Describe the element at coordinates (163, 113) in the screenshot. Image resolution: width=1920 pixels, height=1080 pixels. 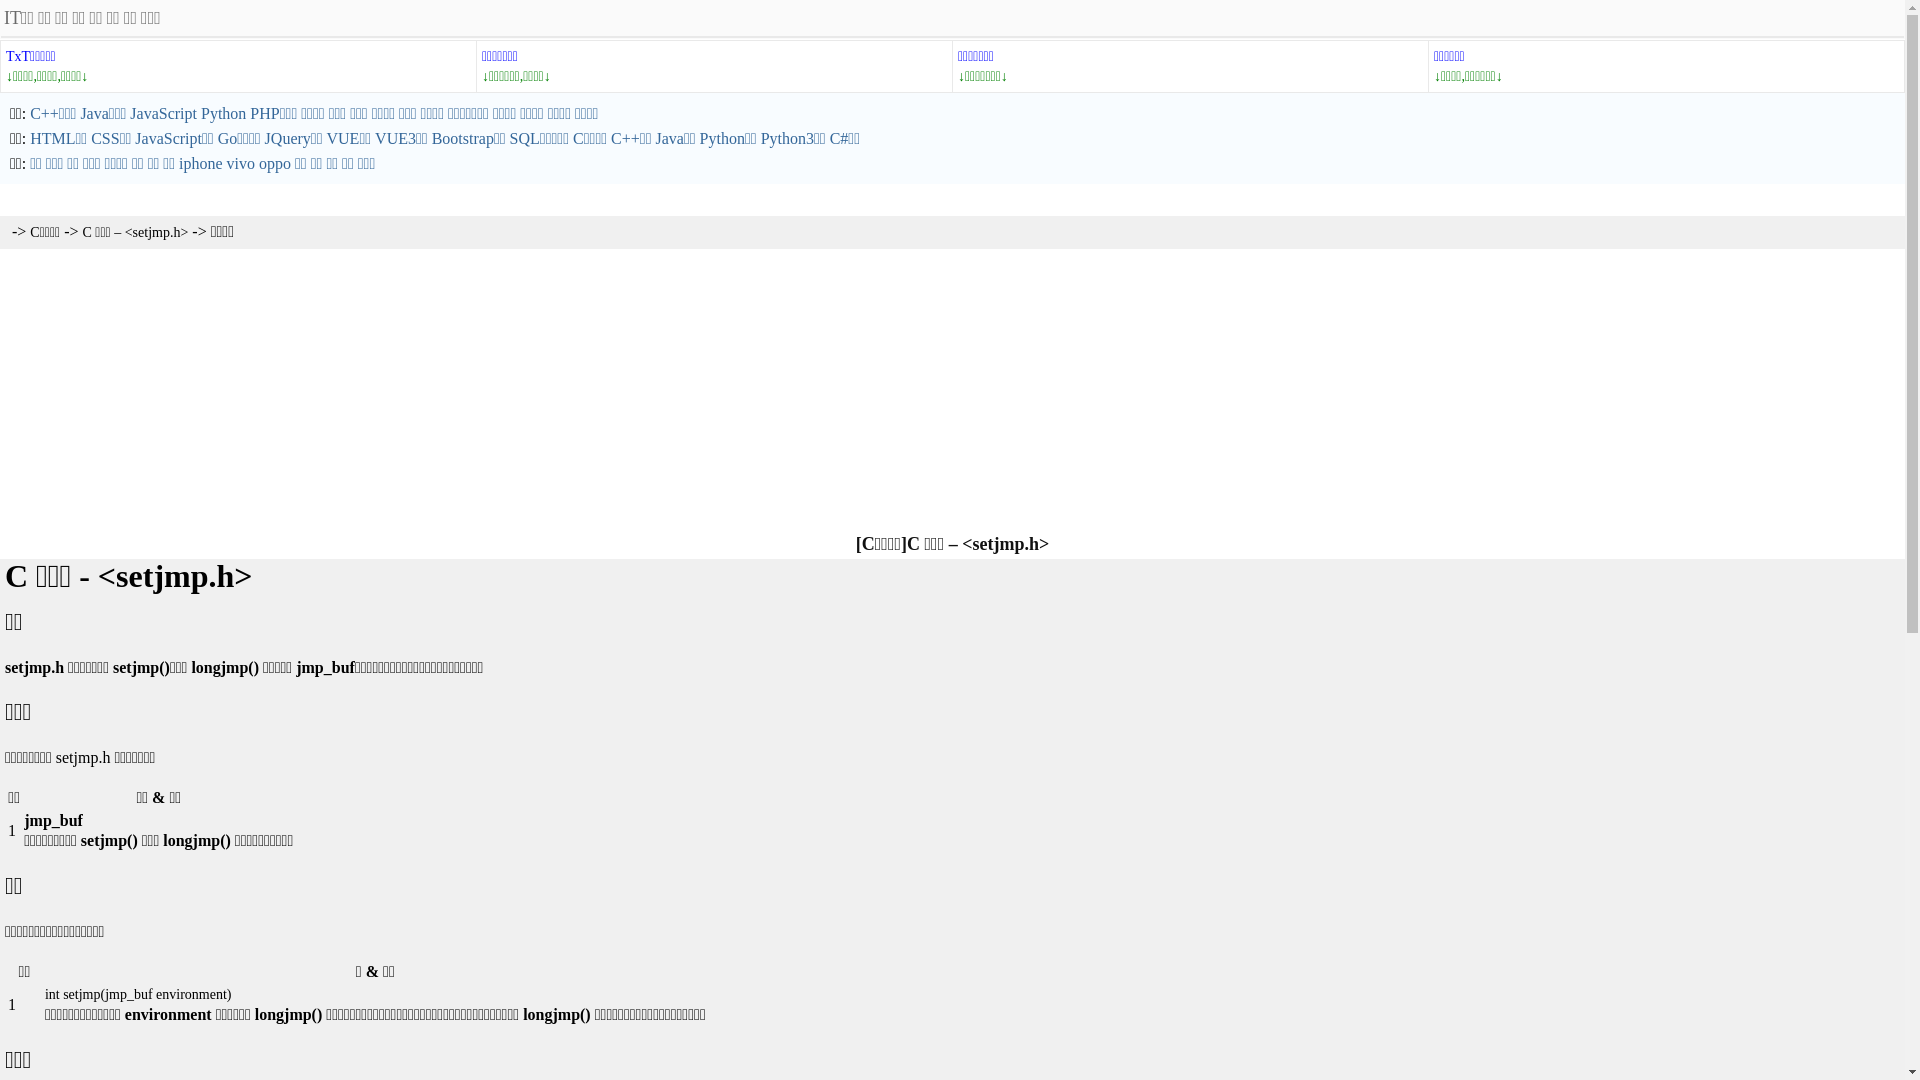
I see `'JavaScript'` at that location.